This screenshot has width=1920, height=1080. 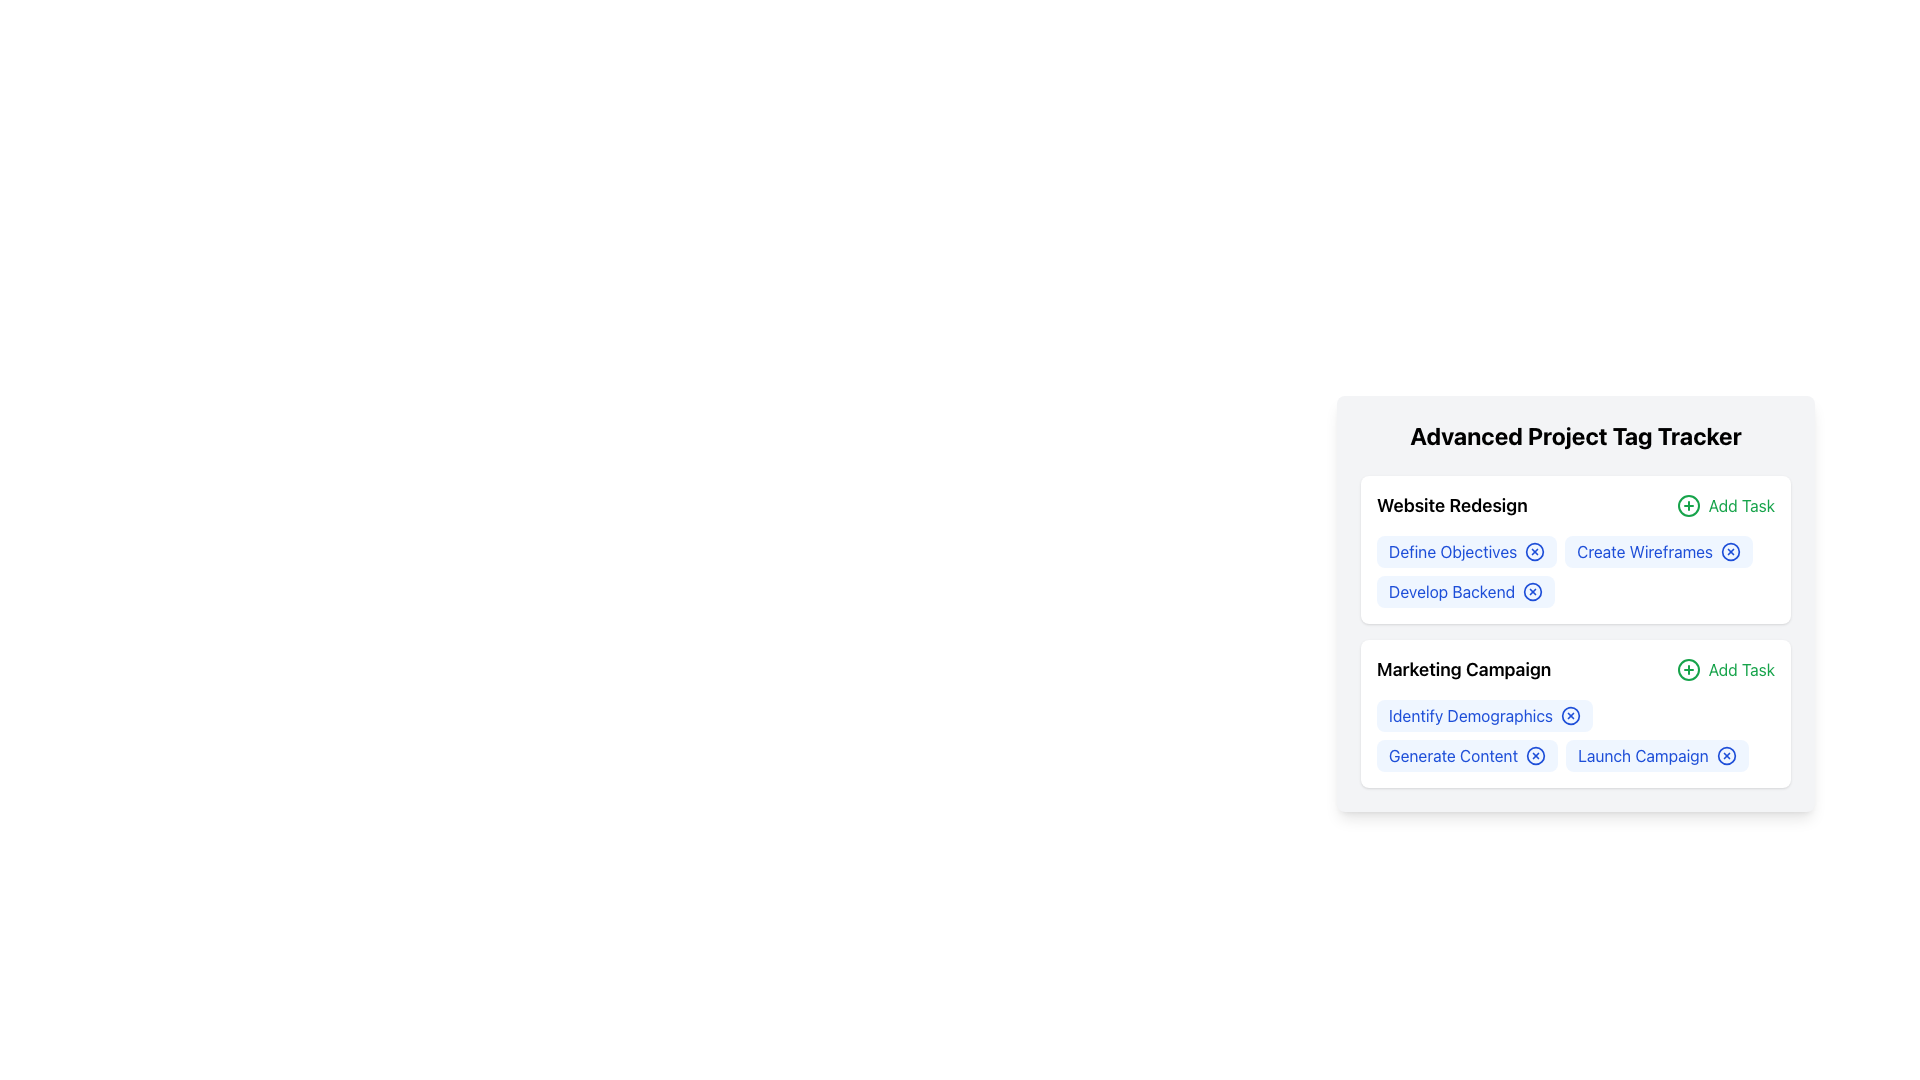 What do you see at coordinates (1534, 551) in the screenshot?
I see `the clear or remove button for the 'Define Objectives' tag located on the right side of the 'Define Objectives' text in the 'Website Redesign' section` at bounding box center [1534, 551].